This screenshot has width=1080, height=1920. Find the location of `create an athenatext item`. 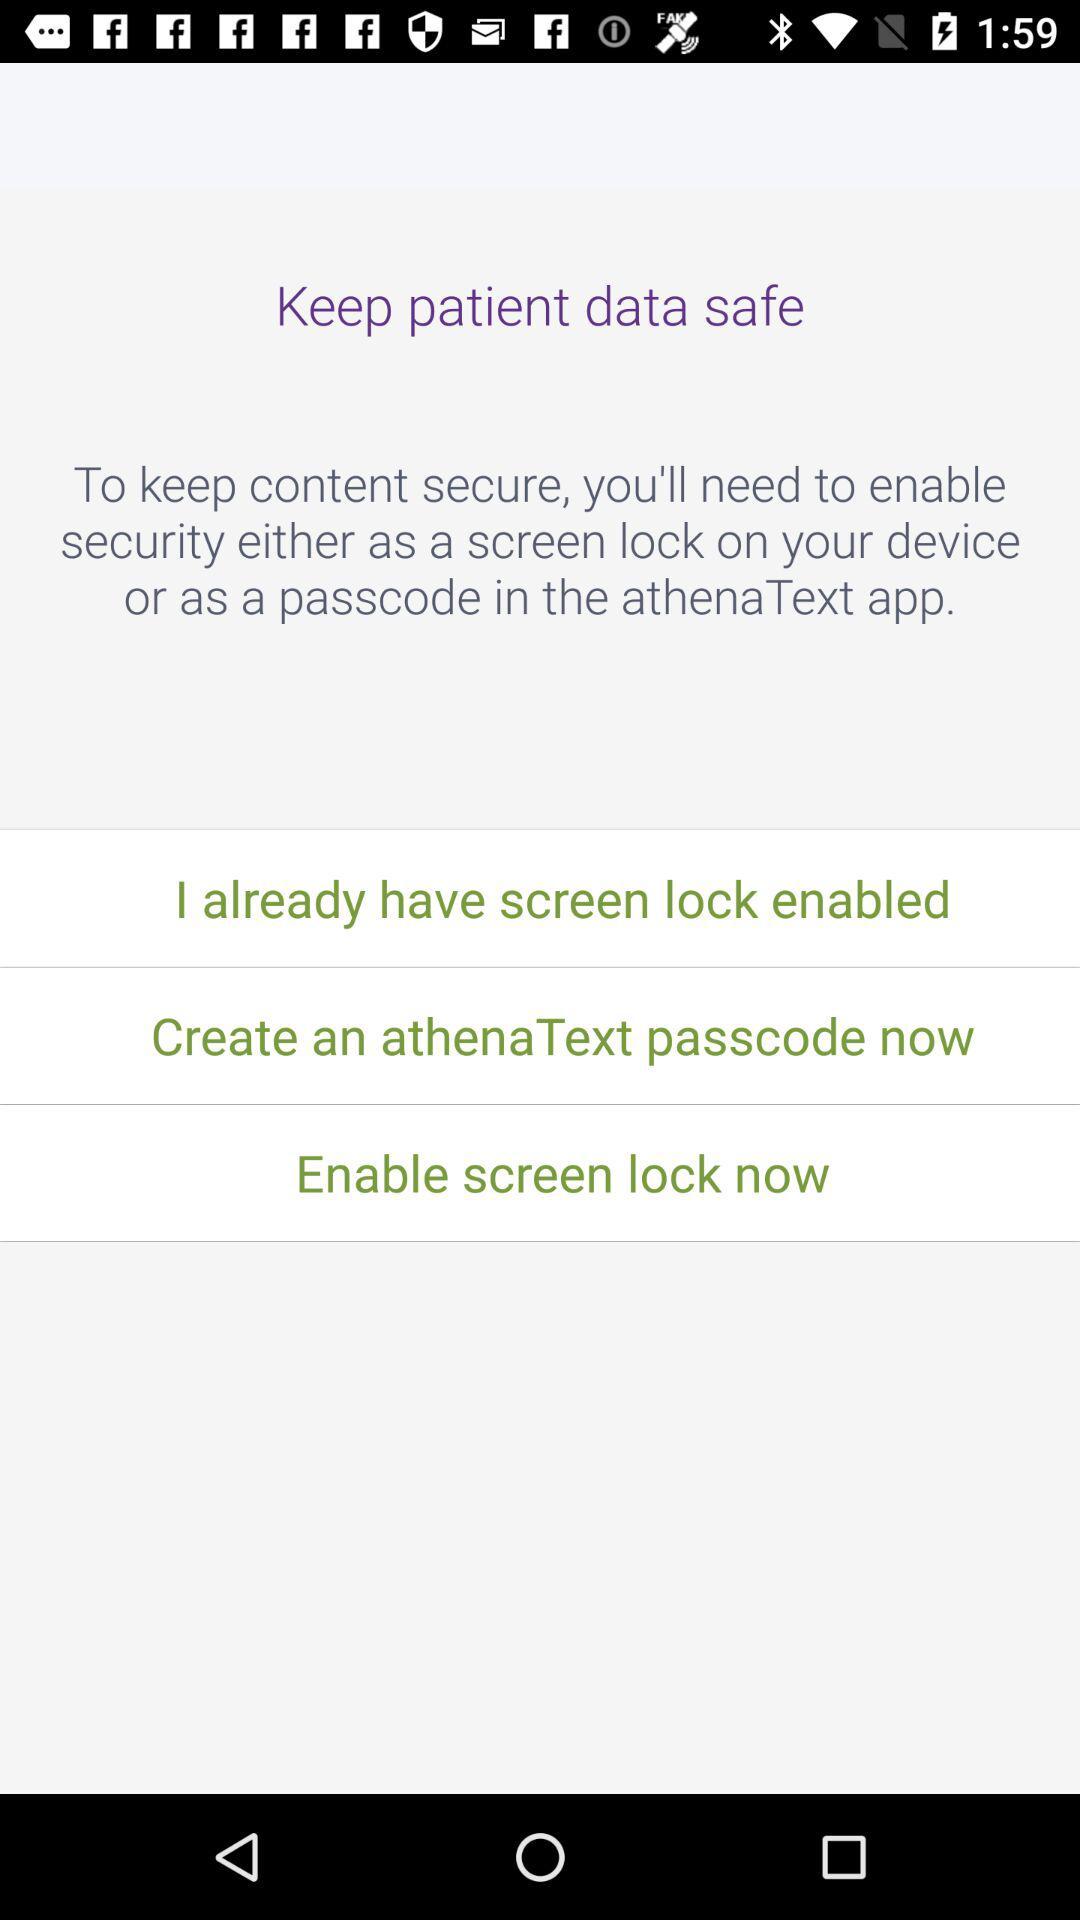

create an athenatext item is located at coordinates (540, 1035).